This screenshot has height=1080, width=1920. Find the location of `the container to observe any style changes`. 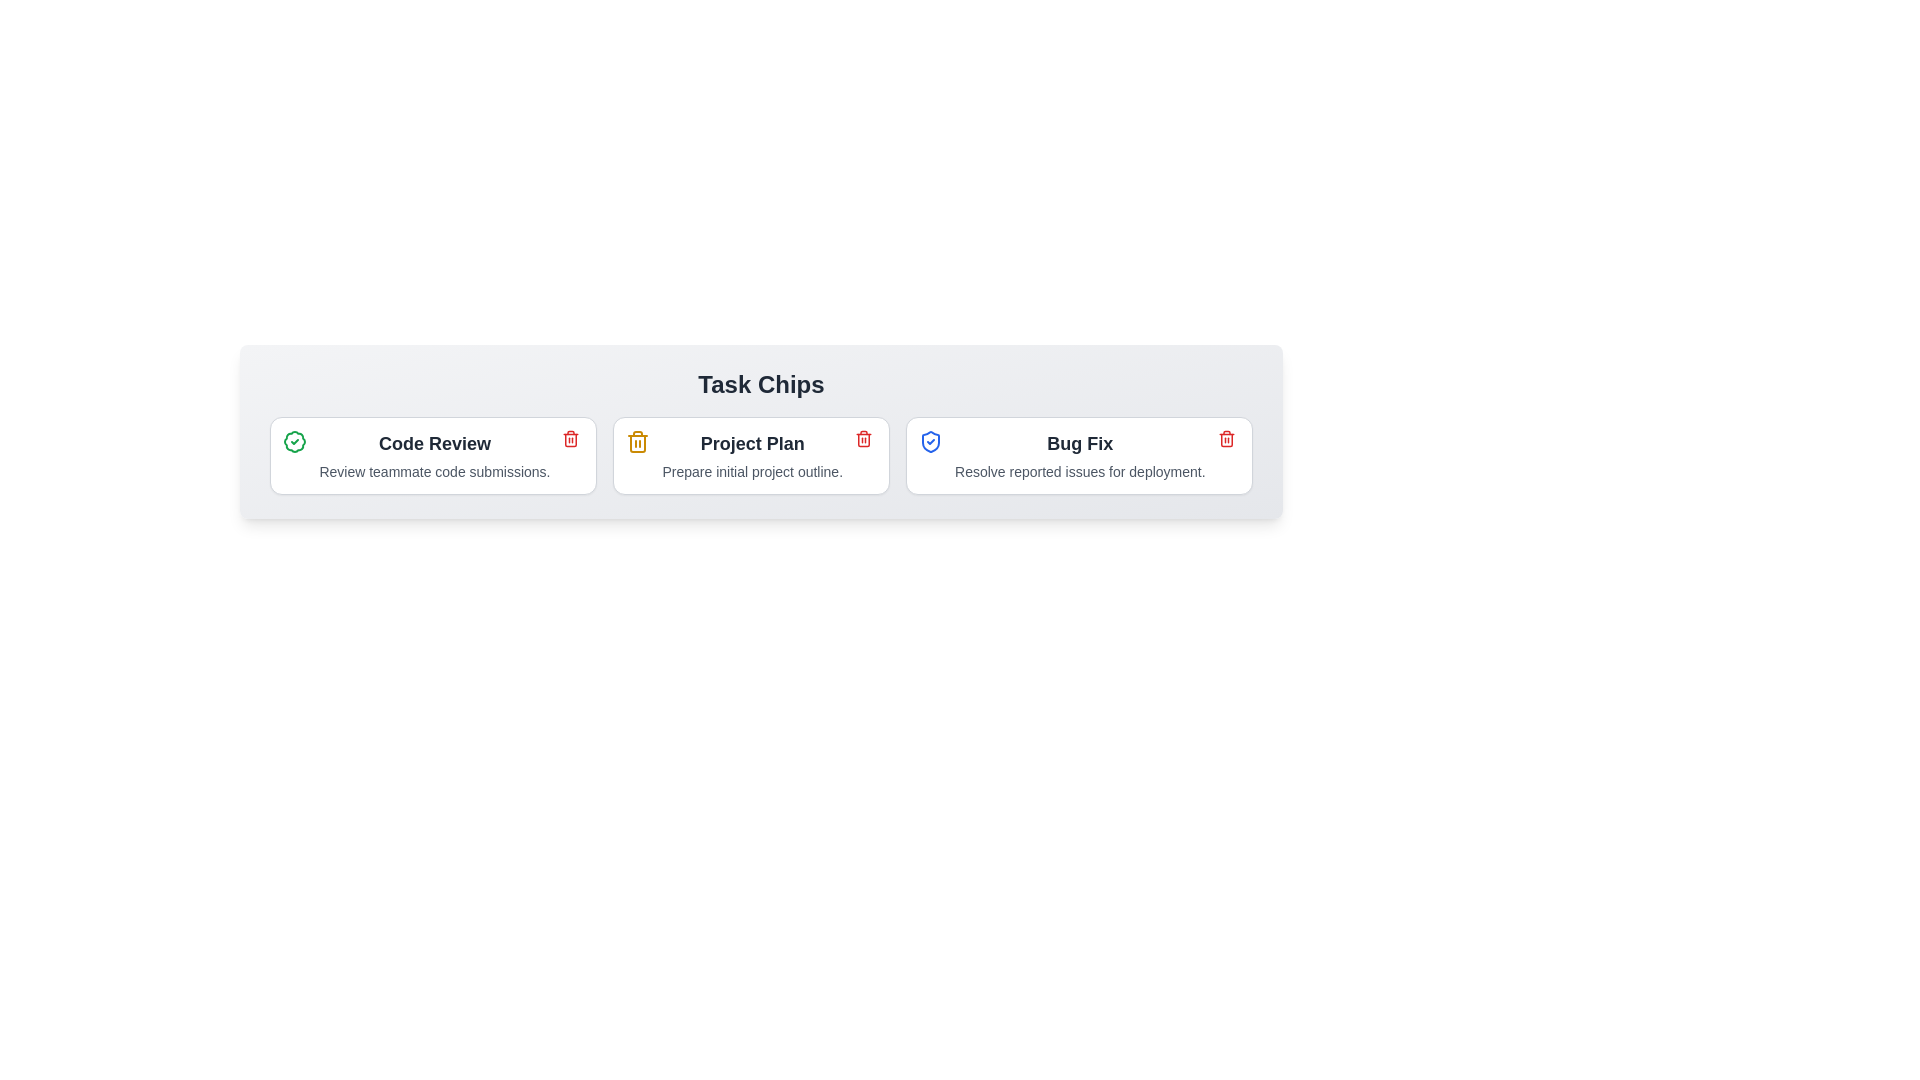

the container to observe any style changes is located at coordinates (760, 431).